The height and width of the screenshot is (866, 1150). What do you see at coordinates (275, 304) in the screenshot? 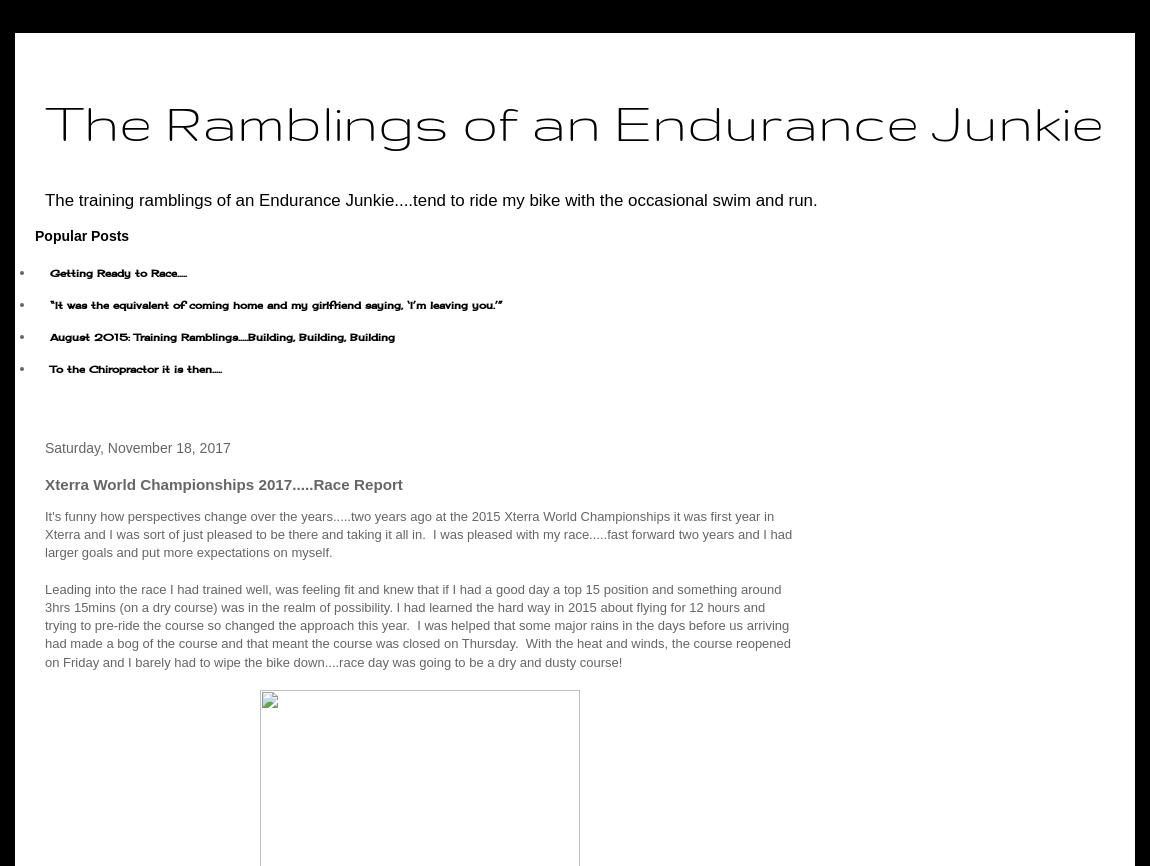
I see `'“It was the equivalent of coming home and my girlfriend saying, ‘I’m leaving you.’”'` at bounding box center [275, 304].